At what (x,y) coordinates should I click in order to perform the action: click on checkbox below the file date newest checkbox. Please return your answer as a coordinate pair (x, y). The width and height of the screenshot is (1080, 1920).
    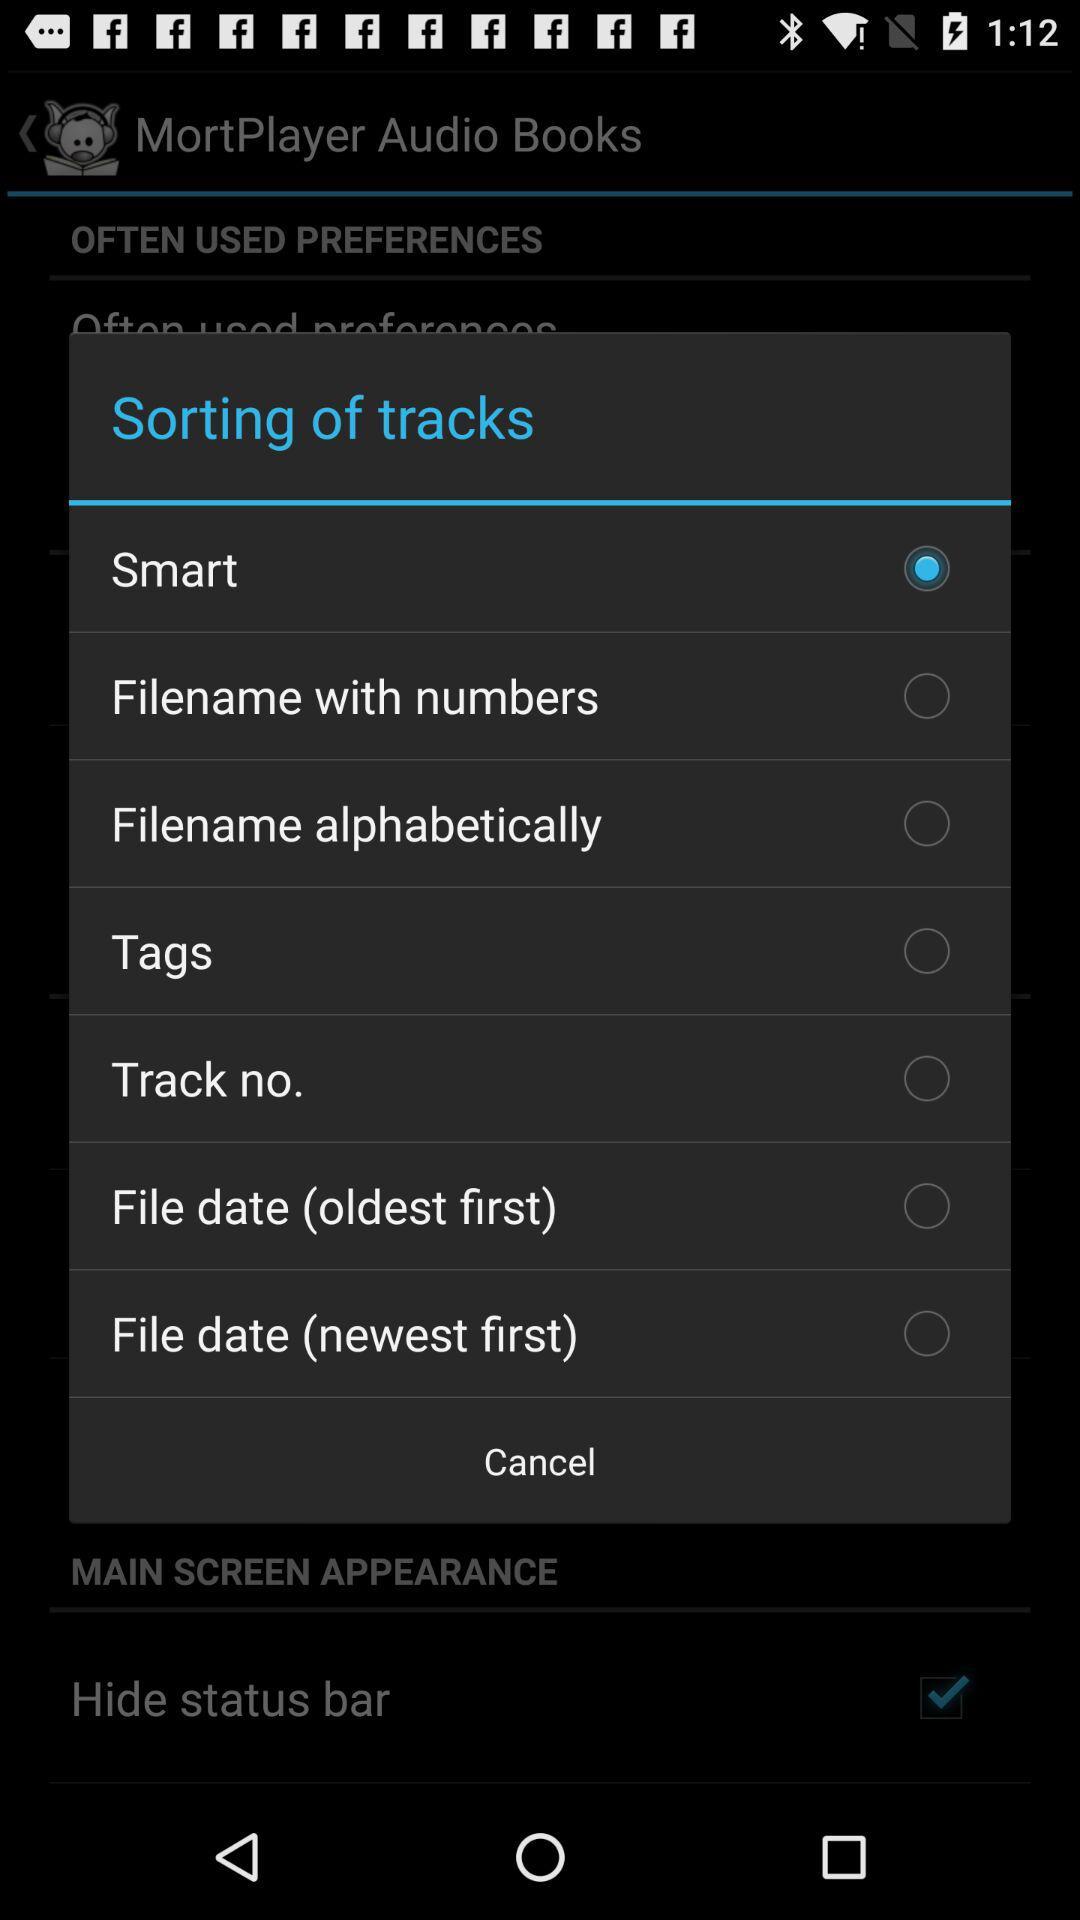
    Looking at the image, I should click on (540, 1460).